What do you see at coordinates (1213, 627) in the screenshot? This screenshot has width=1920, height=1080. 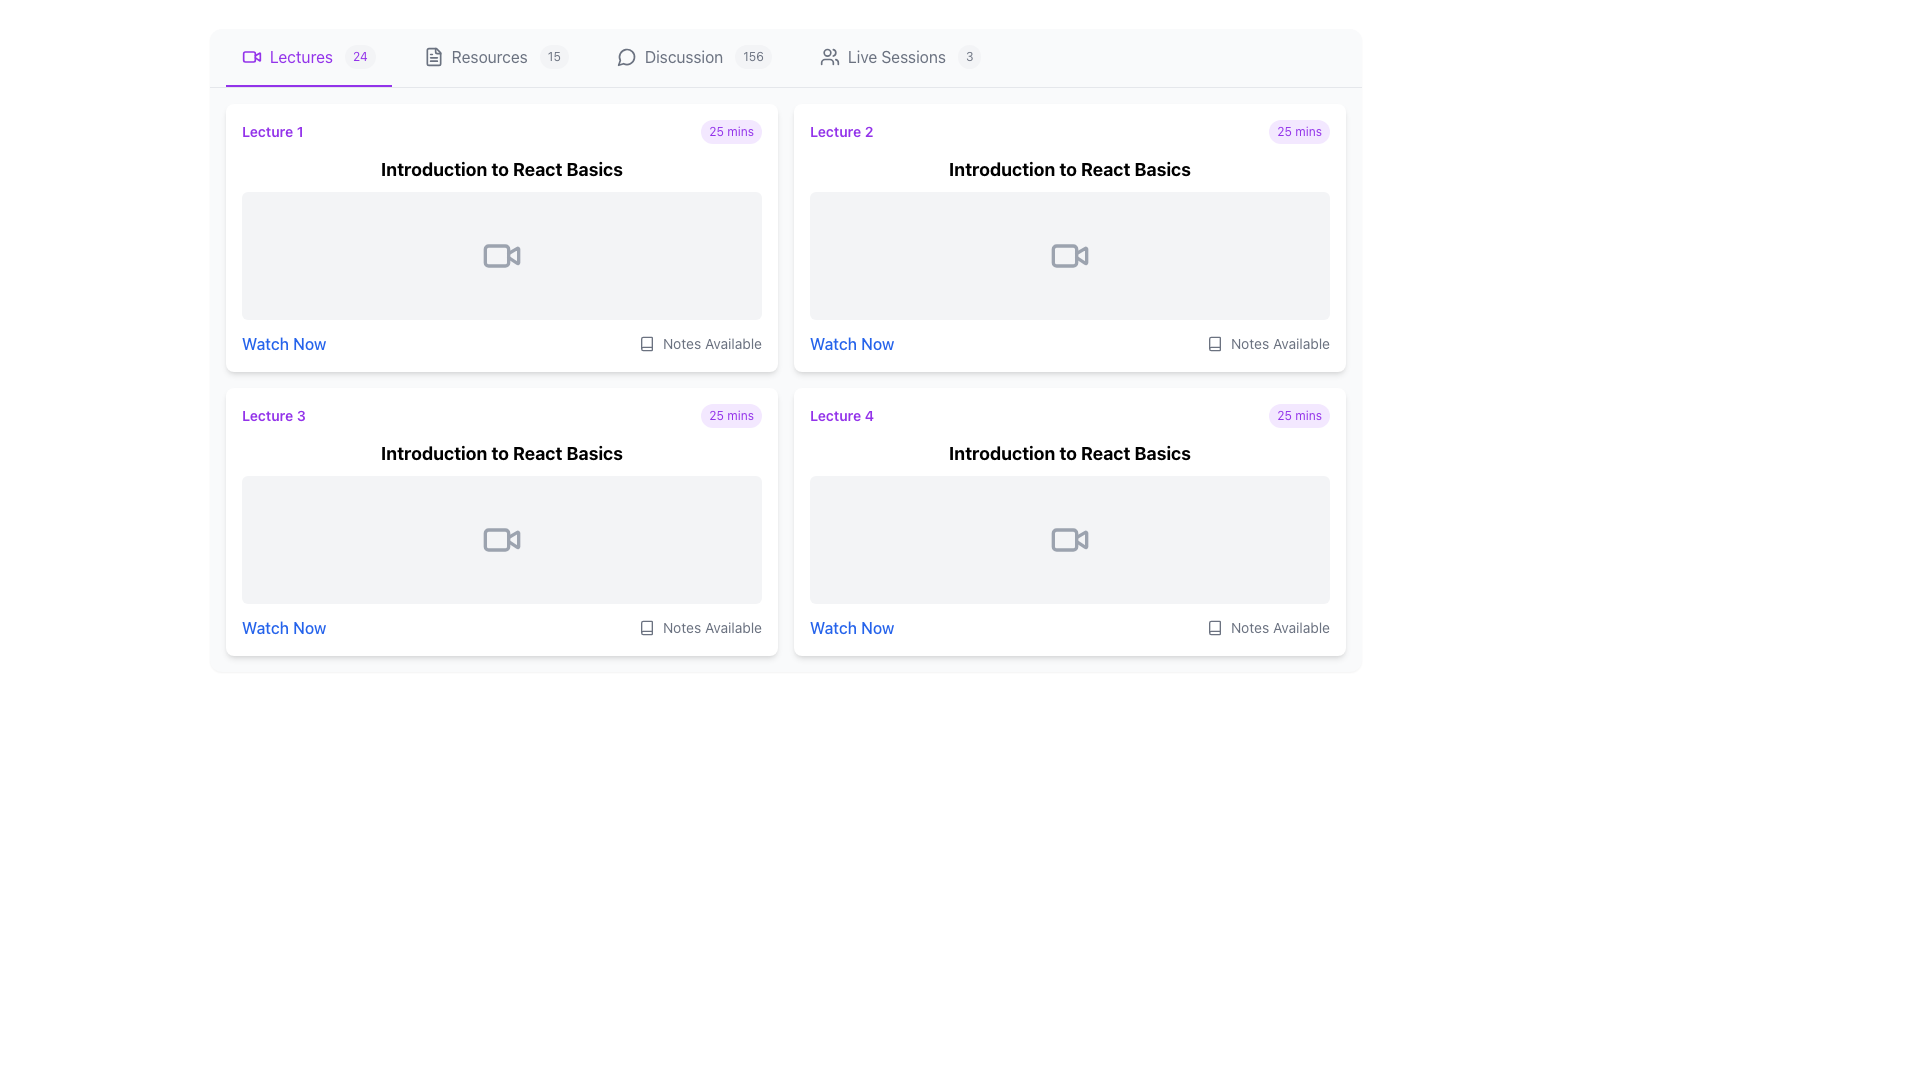 I see `the small SVG icon styled as a book with a gray outline located within the notification area displaying 'Notes Available', positioned at the bottom-right of the section labeled 'Lecture 4'` at bounding box center [1213, 627].